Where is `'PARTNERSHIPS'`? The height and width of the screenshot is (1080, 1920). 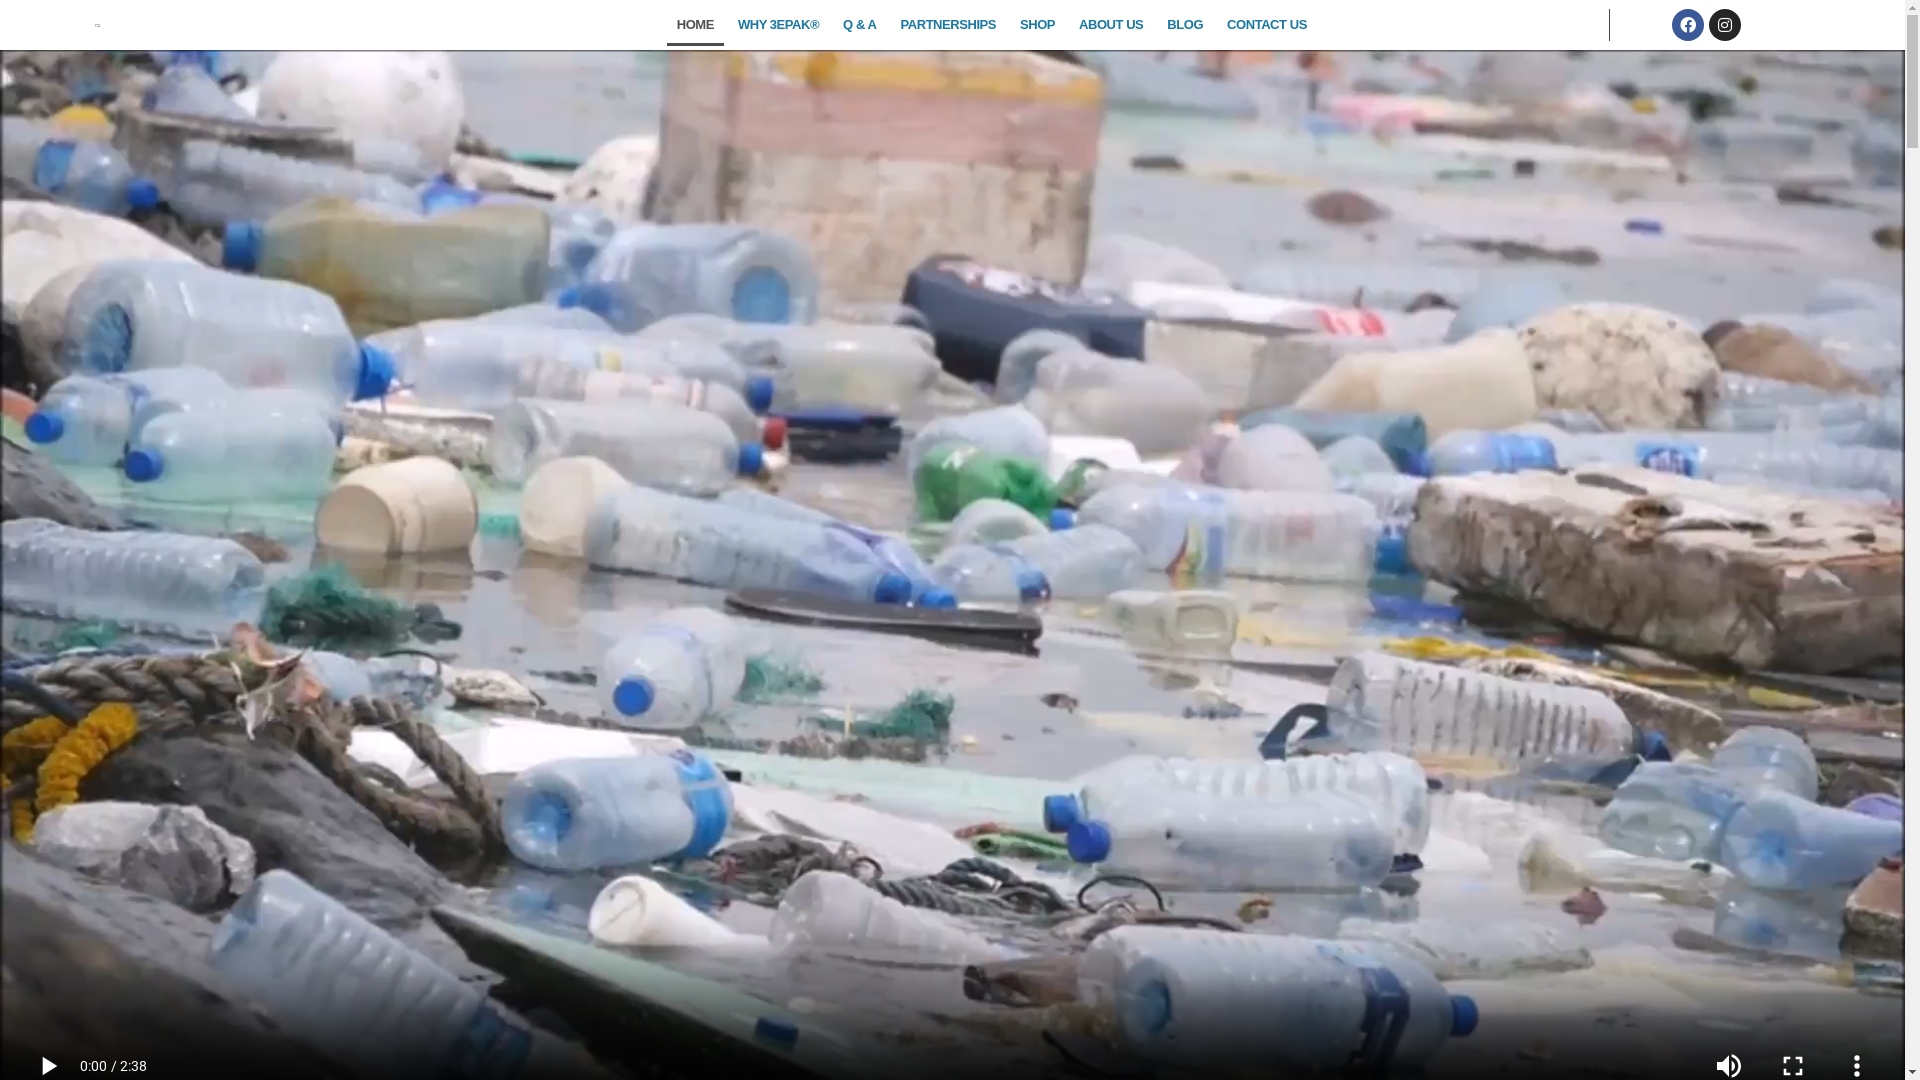
'PARTNERSHIPS' is located at coordinates (946, 24).